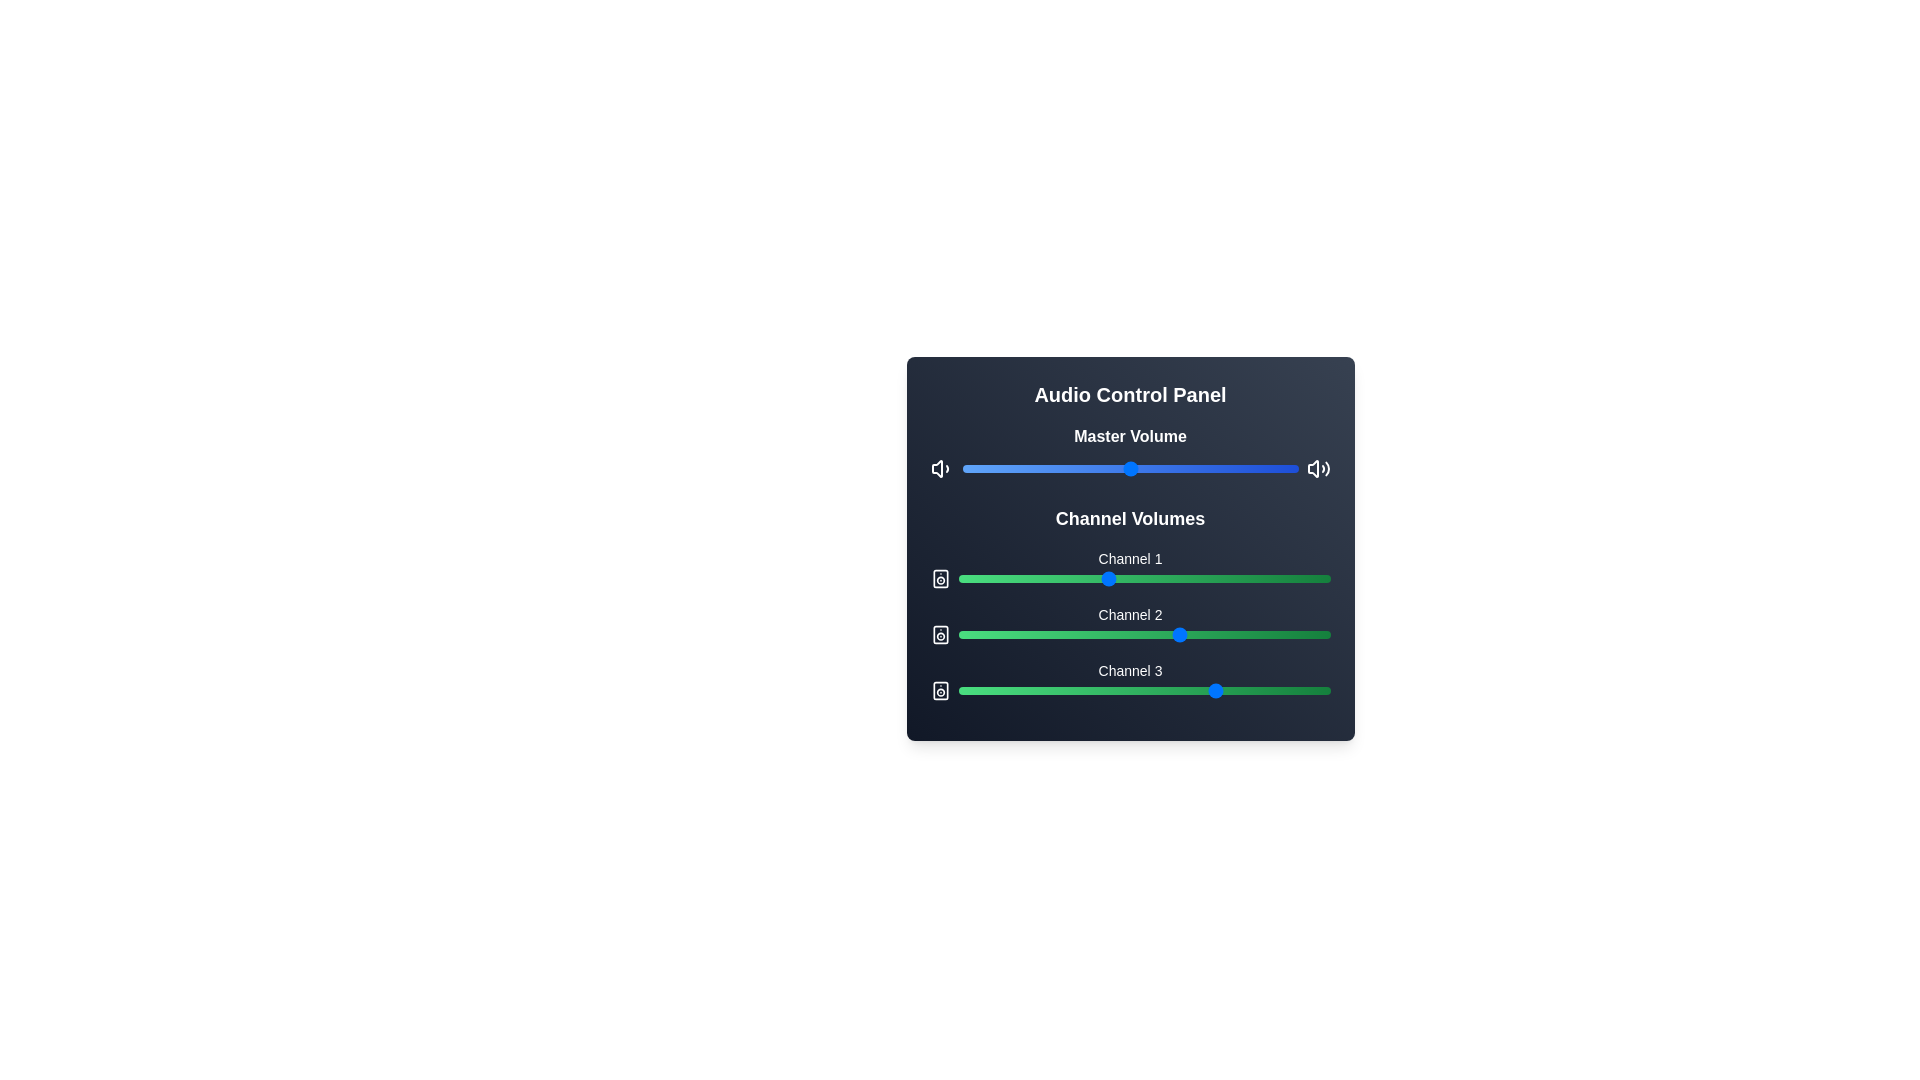  Describe the element at coordinates (1130, 559) in the screenshot. I see `the text label reading 'Channel 1' in the 'Channel Volumes' section` at that location.